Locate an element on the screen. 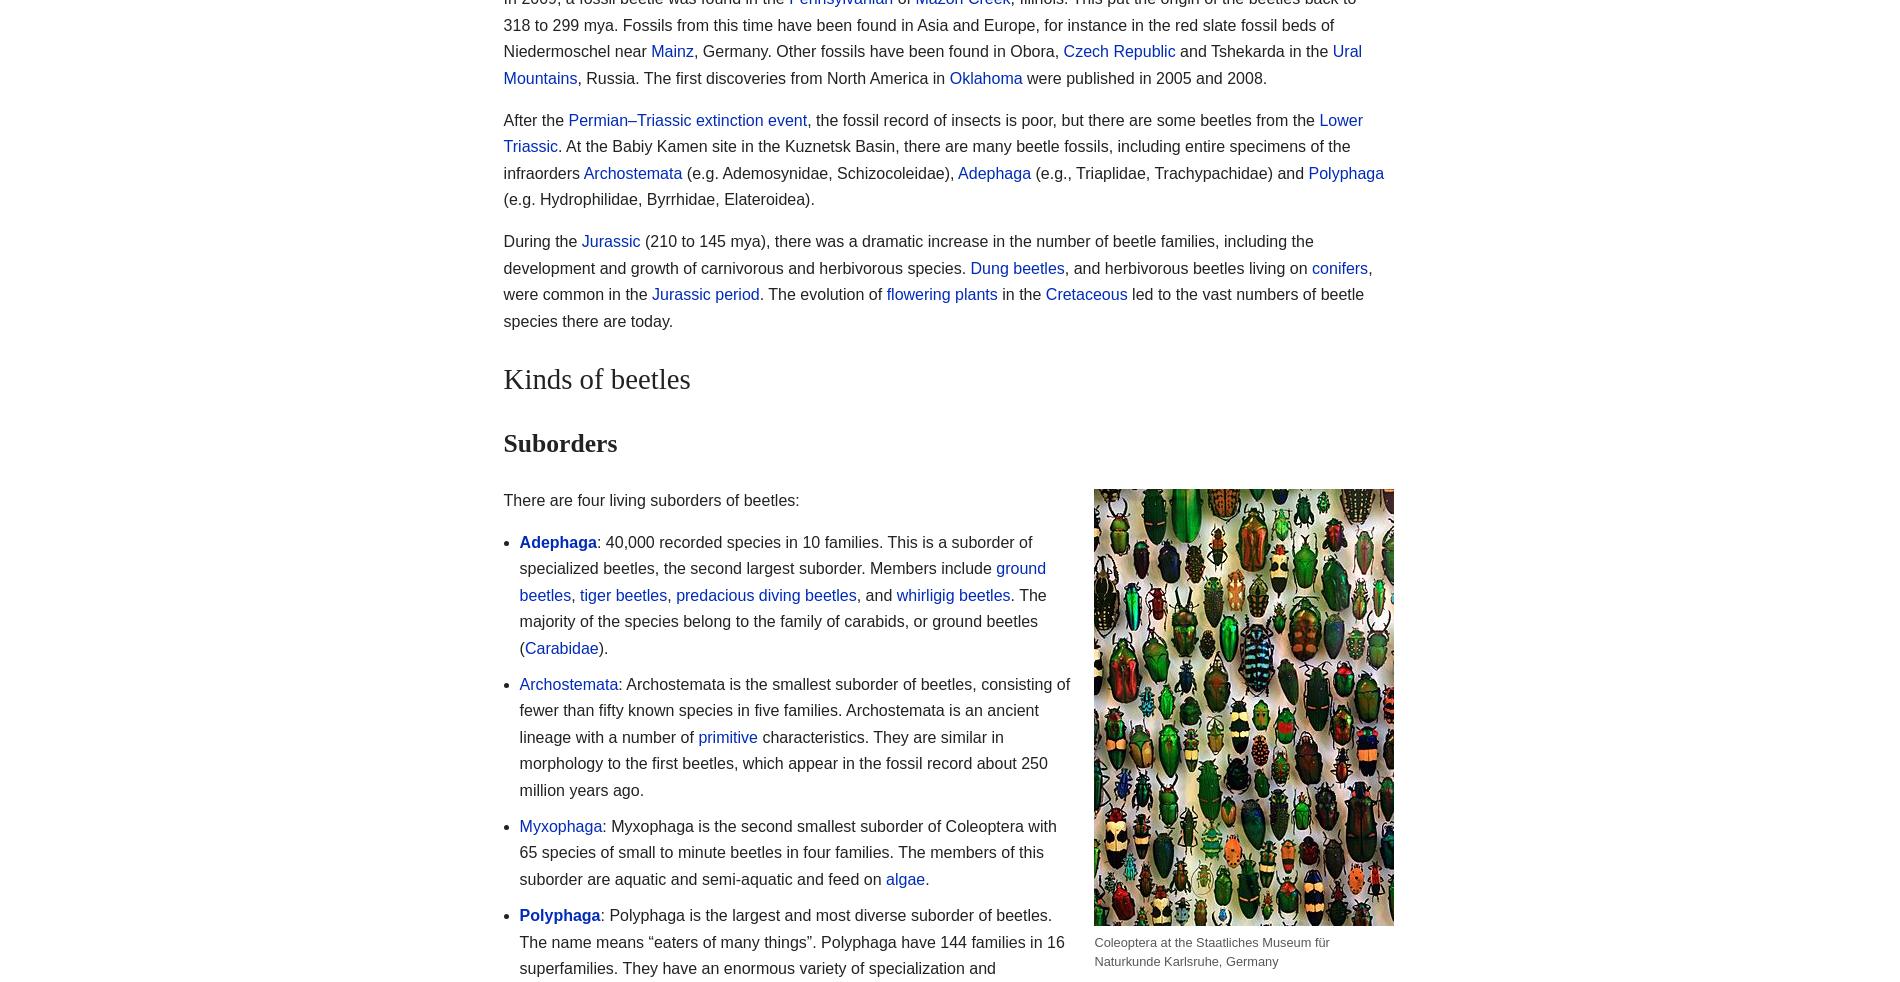 The height and width of the screenshot is (982, 1900). 'tiger beetles' is located at coordinates (623, 593).